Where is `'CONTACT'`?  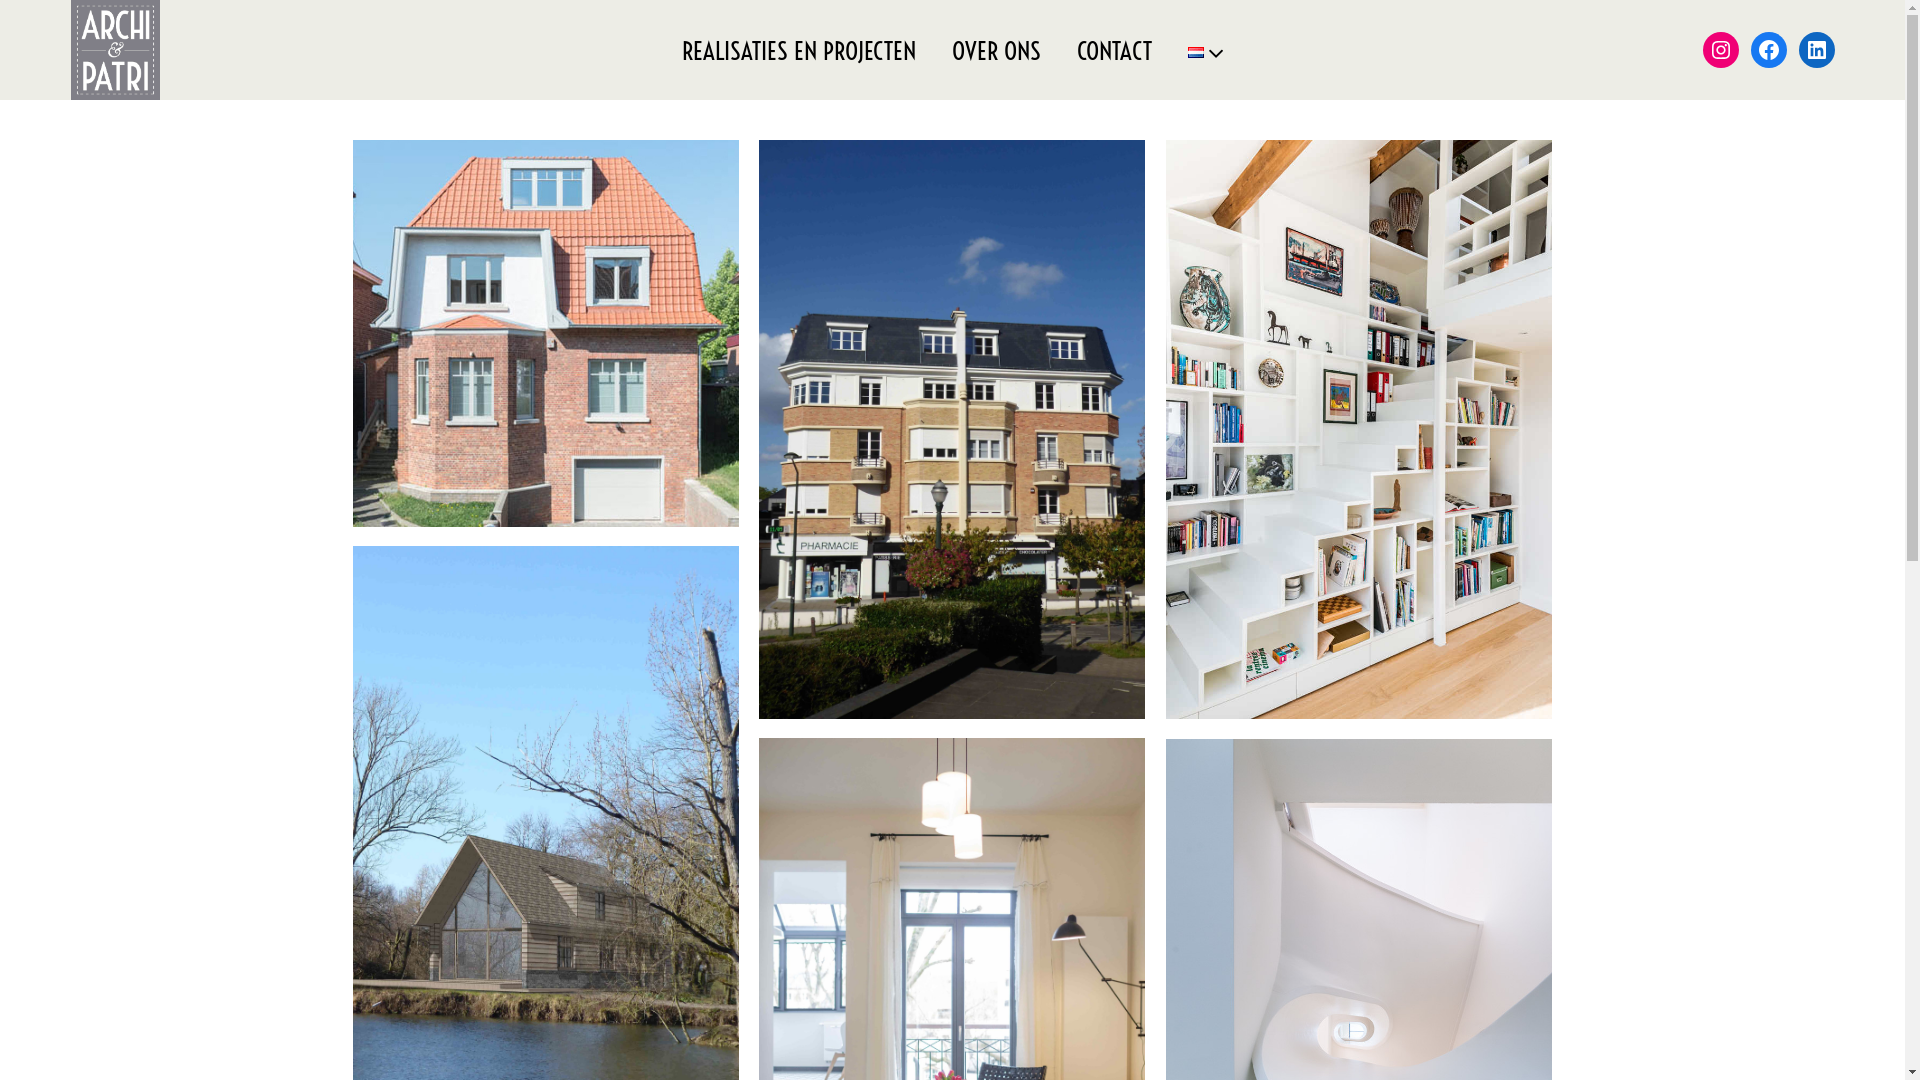 'CONTACT' is located at coordinates (1113, 48).